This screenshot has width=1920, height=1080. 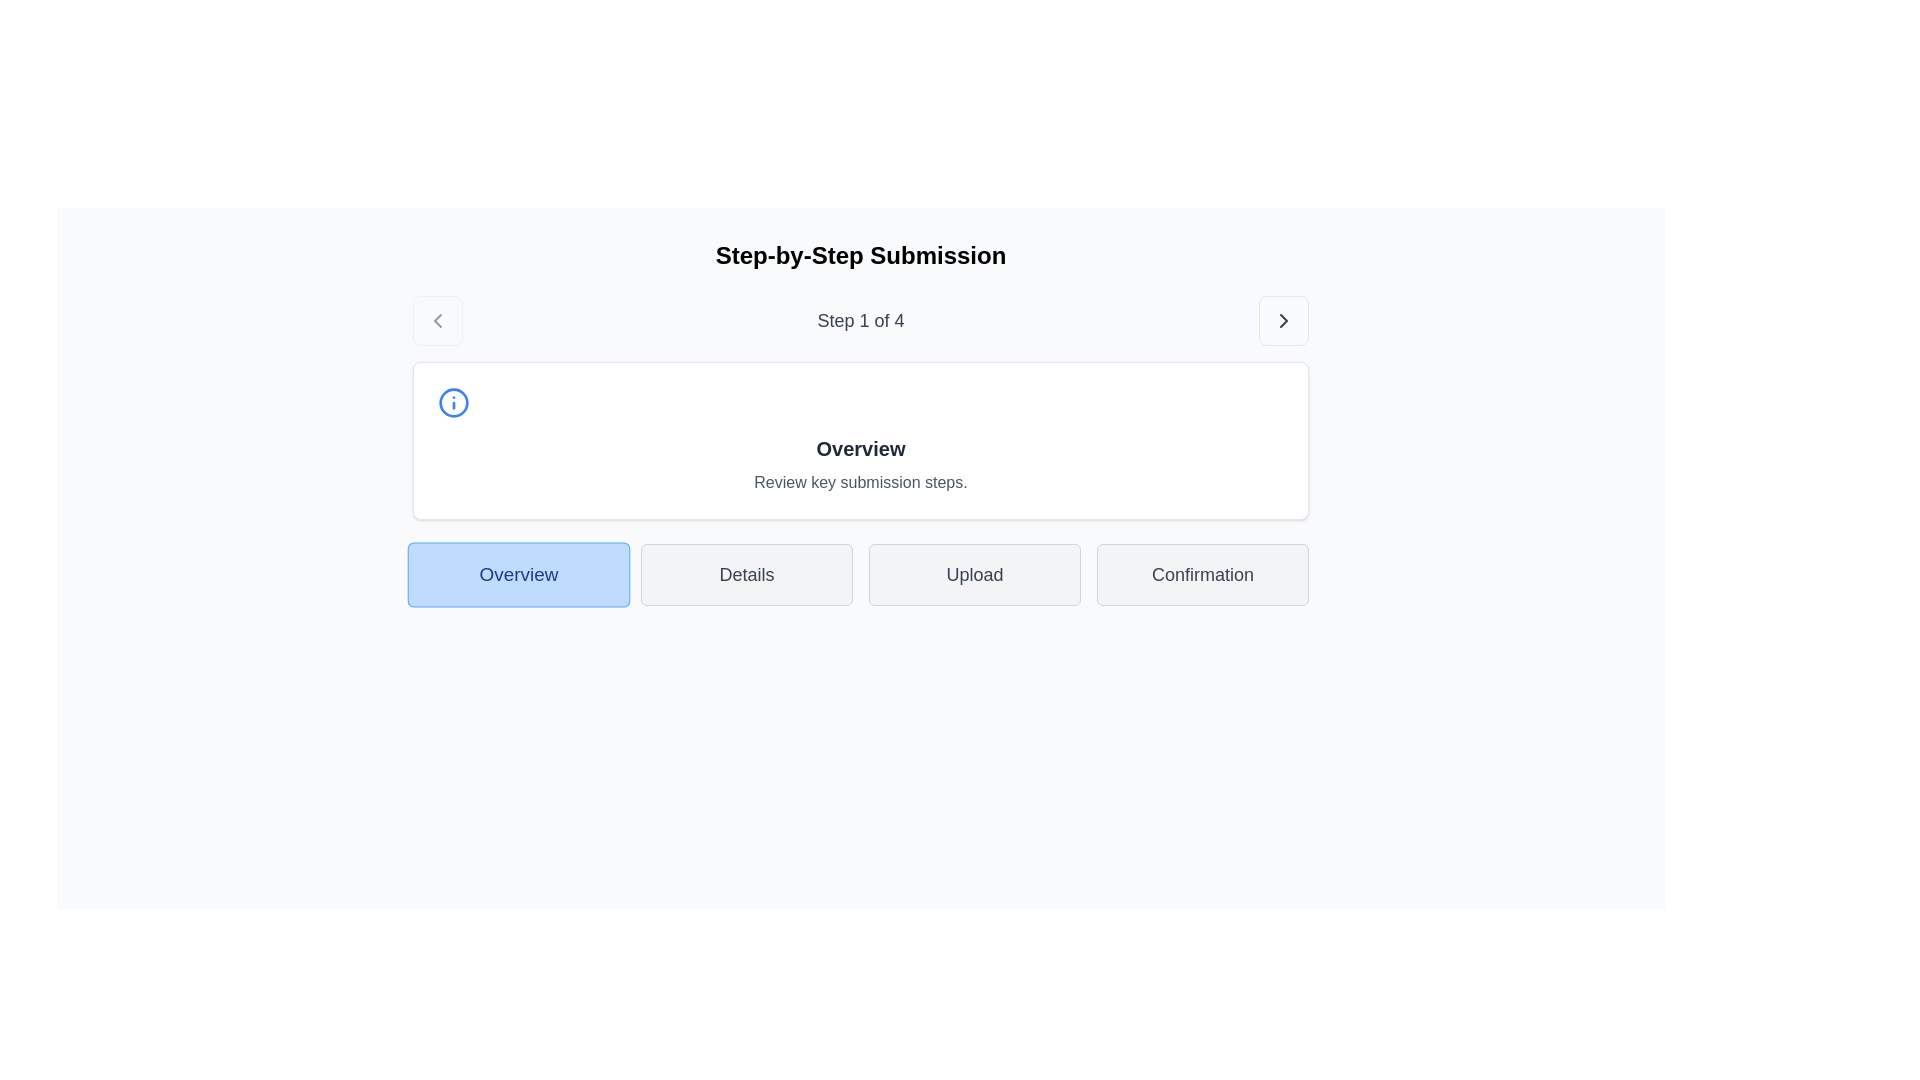 I want to click on the 'Confirmation' text label embedded in the fourth button at the bottom of the page, which is styled in dark gray and bold font, so click(x=1202, y=574).